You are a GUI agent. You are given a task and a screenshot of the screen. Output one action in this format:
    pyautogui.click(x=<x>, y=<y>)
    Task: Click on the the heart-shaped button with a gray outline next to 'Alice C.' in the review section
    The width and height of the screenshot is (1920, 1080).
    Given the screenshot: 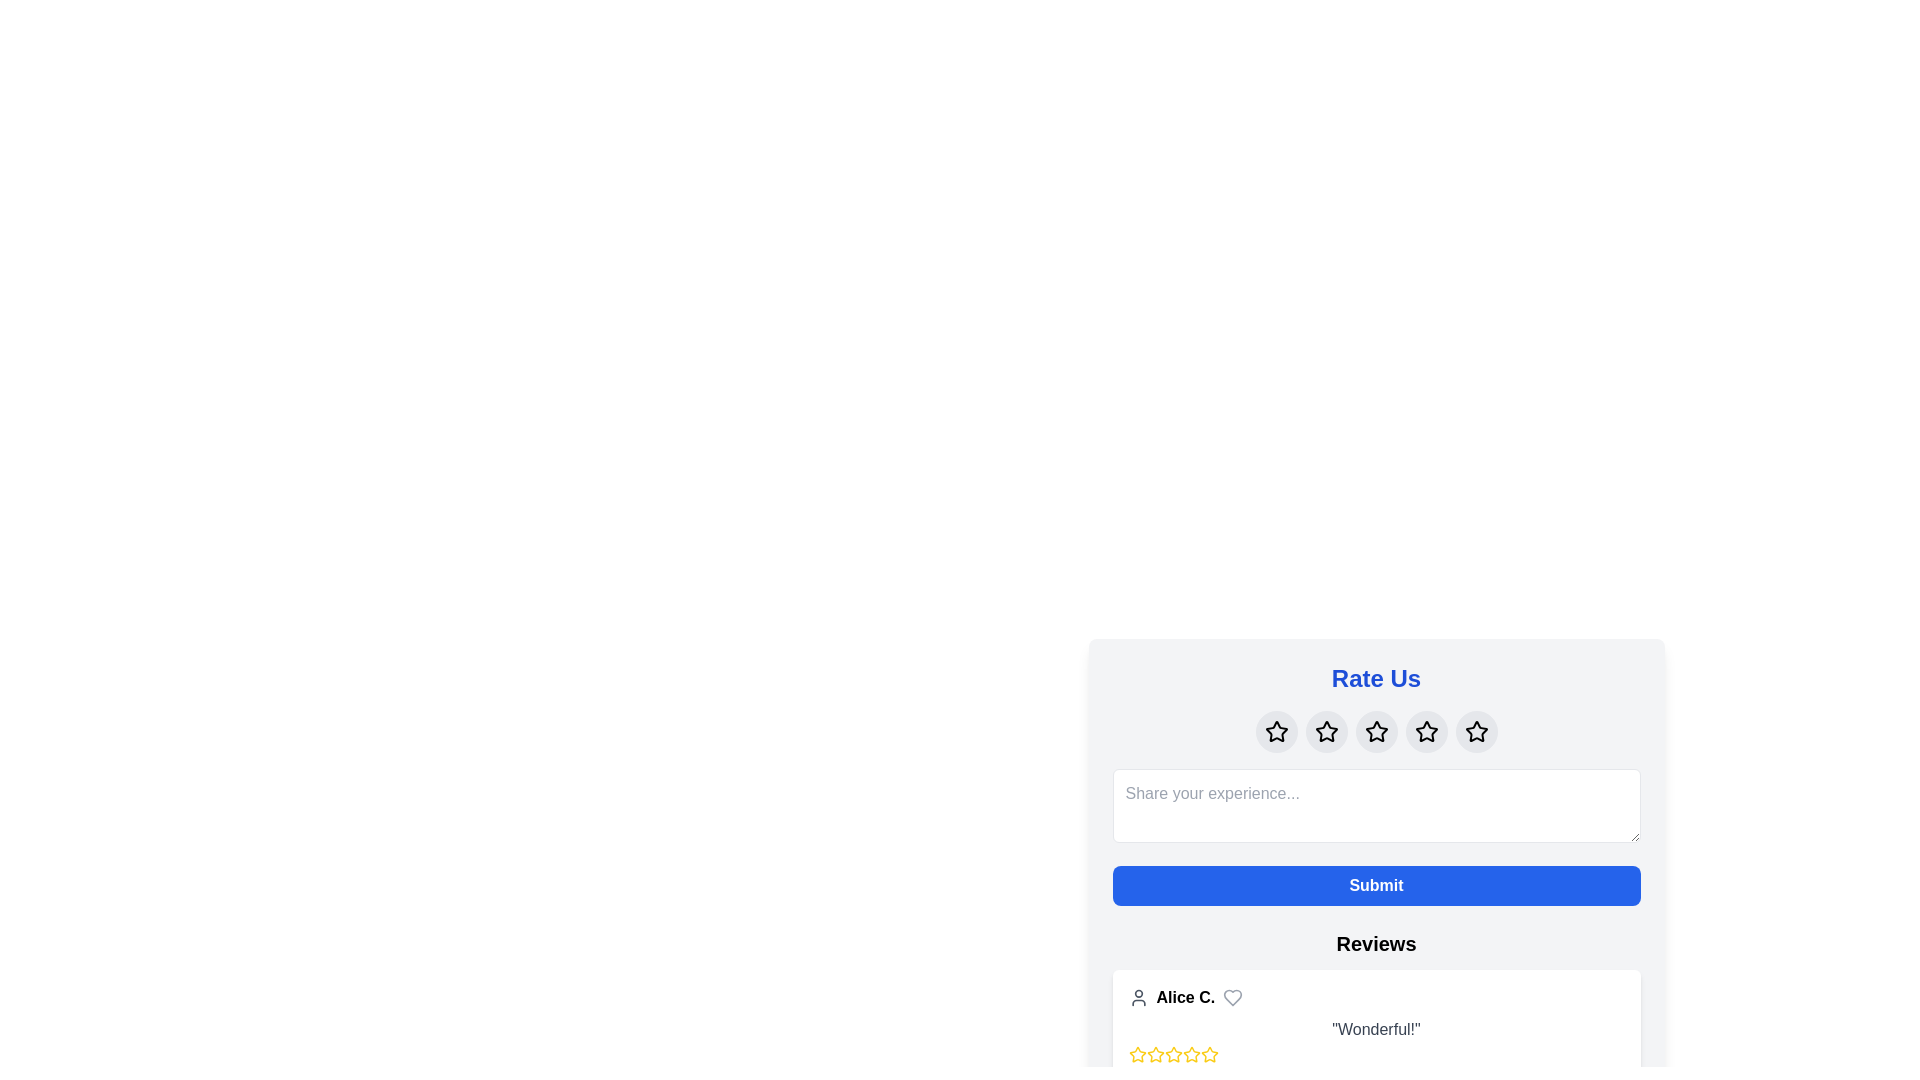 What is the action you would take?
    pyautogui.click(x=1232, y=998)
    